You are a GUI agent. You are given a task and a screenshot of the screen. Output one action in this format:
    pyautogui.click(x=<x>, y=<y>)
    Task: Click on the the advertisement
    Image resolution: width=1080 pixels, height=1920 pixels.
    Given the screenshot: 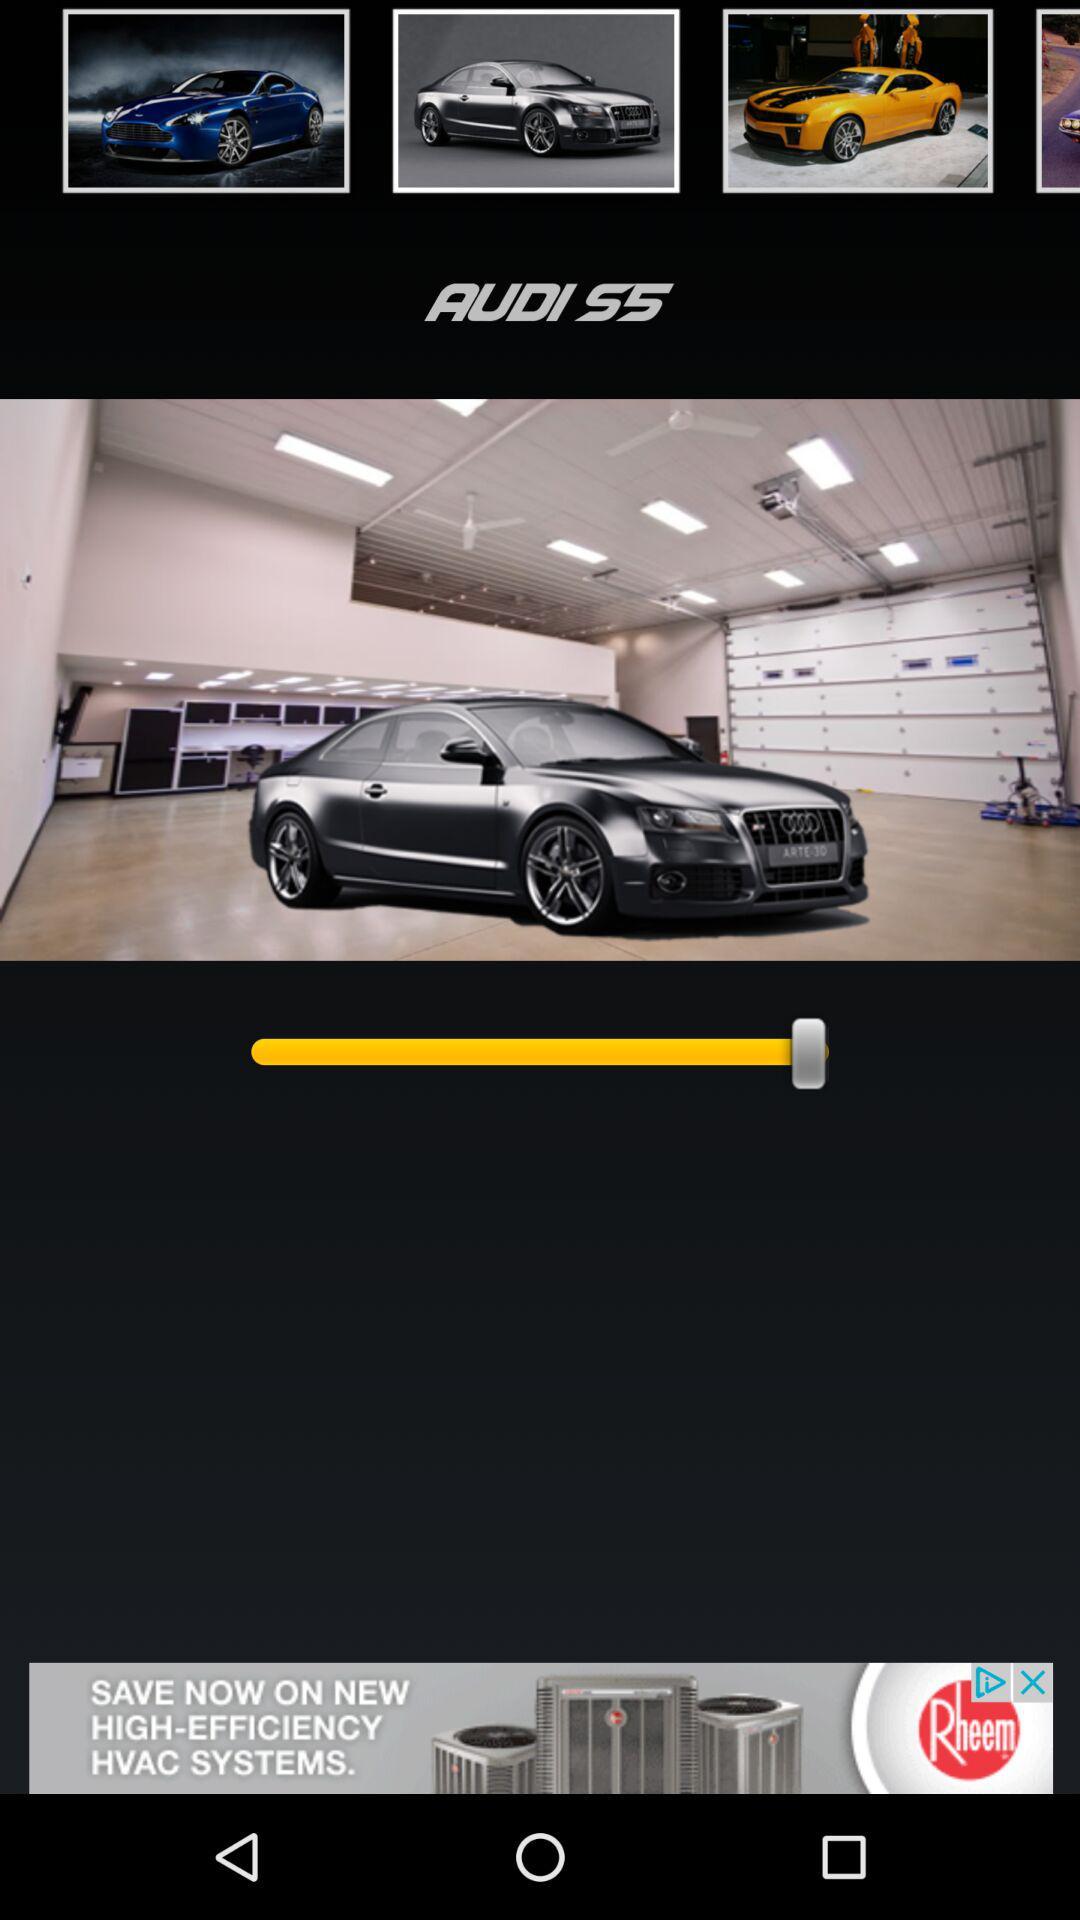 What is the action you would take?
    pyautogui.click(x=540, y=1727)
    